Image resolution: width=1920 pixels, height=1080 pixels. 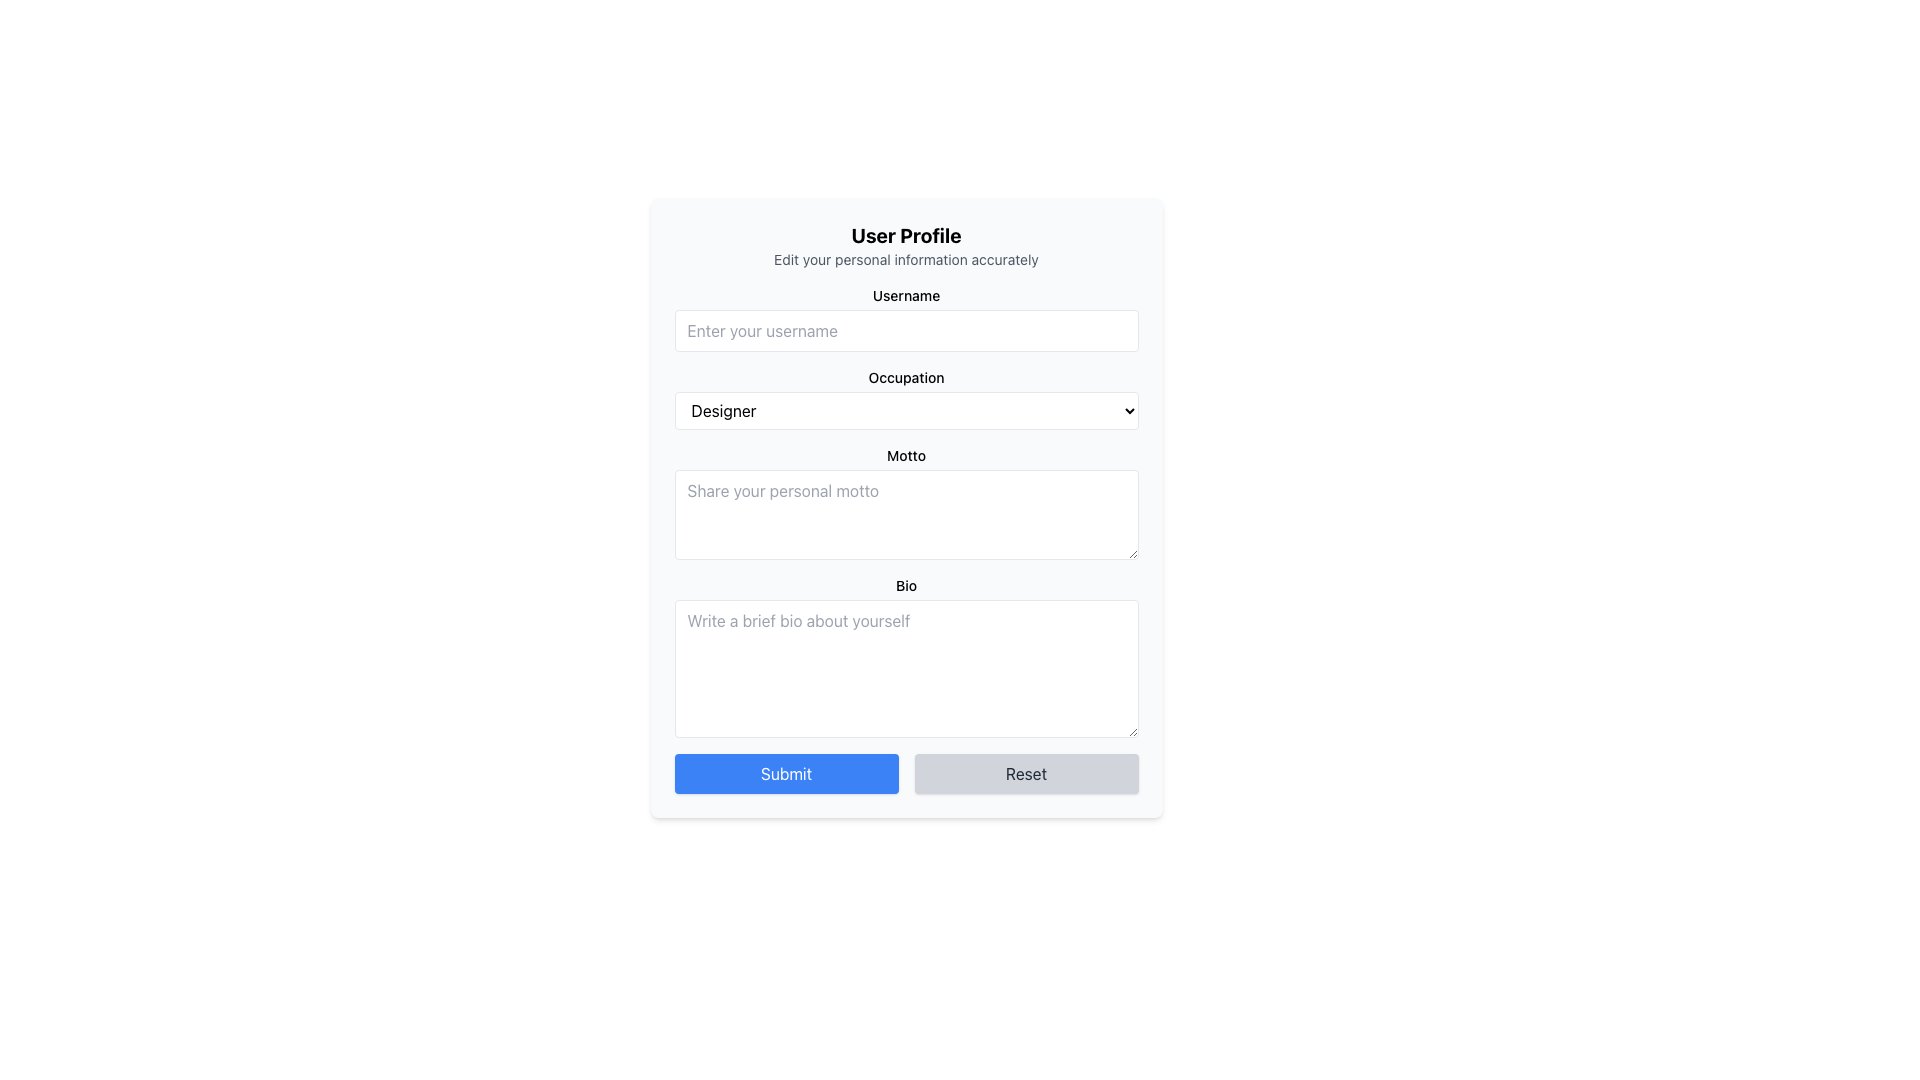 What do you see at coordinates (905, 258) in the screenshot?
I see `the static text element displaying 'Edit your personal information accurately', which is positioned directly below the 'User Profile' header` at bounding box center [905, 258].